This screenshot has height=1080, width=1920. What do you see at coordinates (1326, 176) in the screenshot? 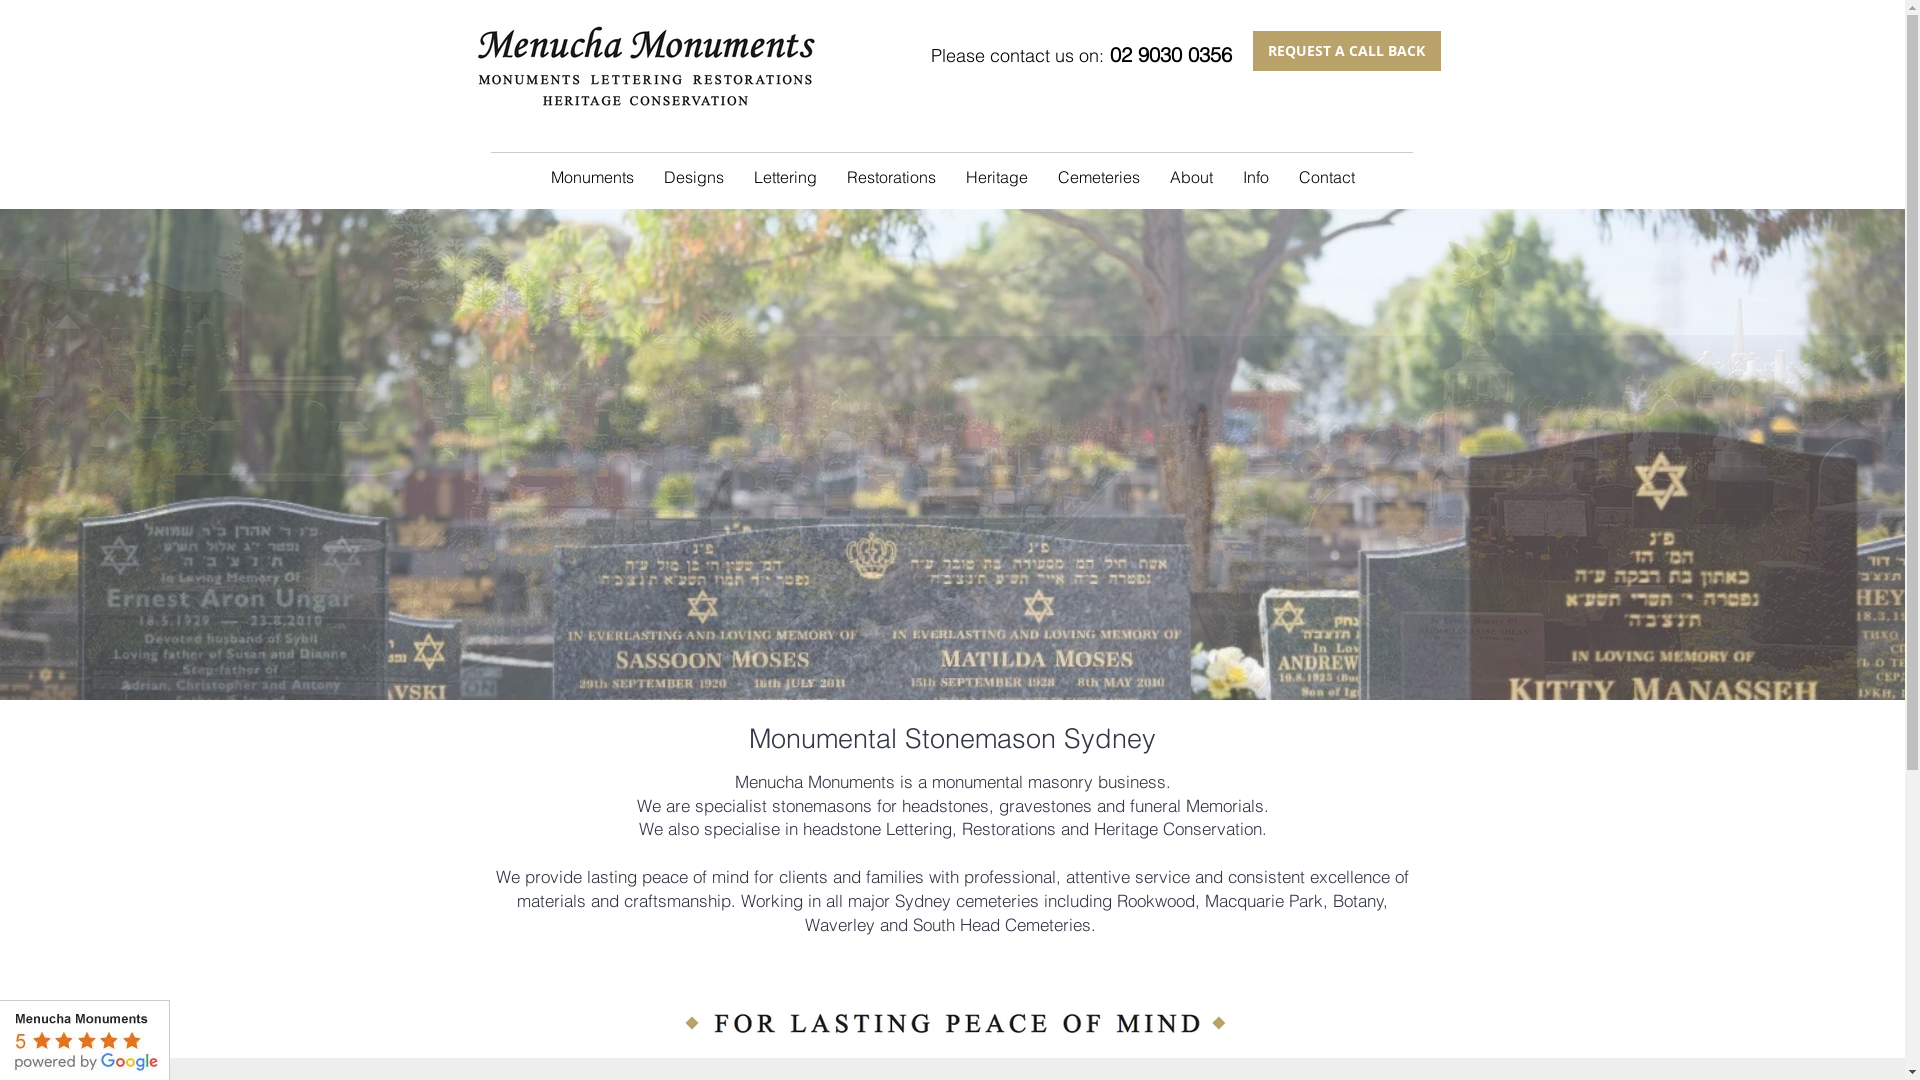
I see `'Contact'` at bounding box center [1326, 176].